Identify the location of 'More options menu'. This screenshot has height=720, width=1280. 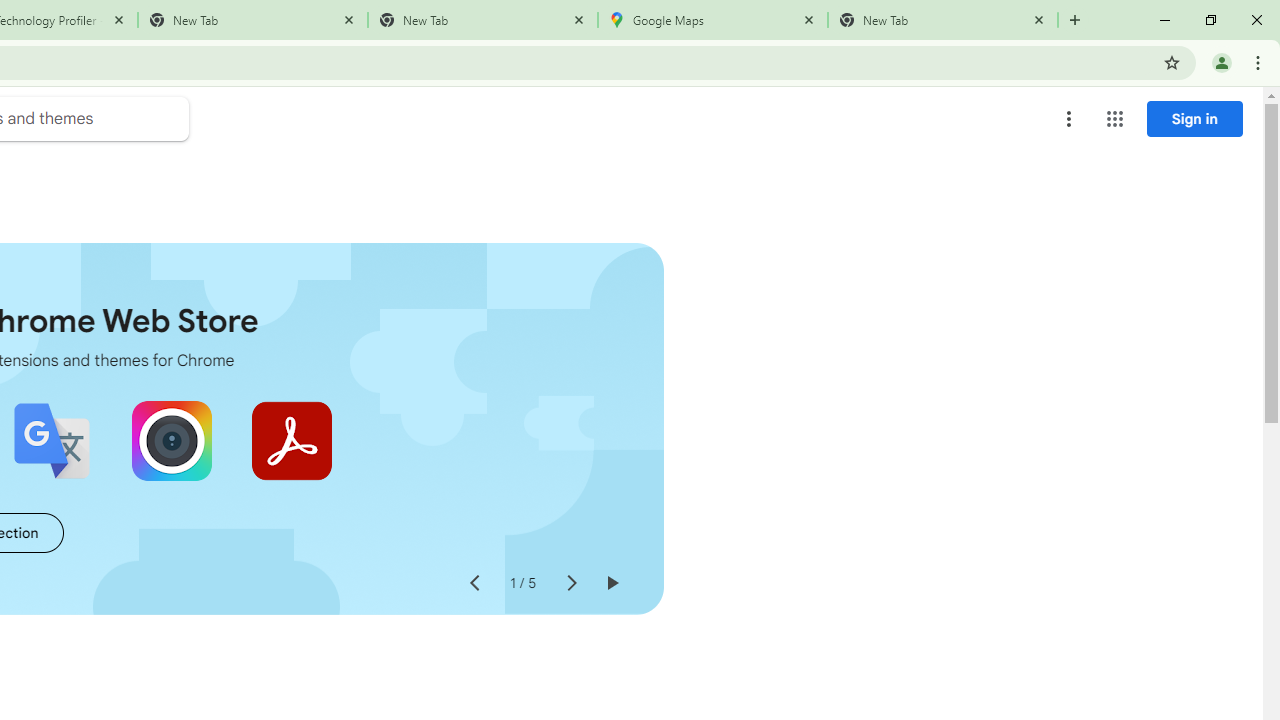
(1068, 119).